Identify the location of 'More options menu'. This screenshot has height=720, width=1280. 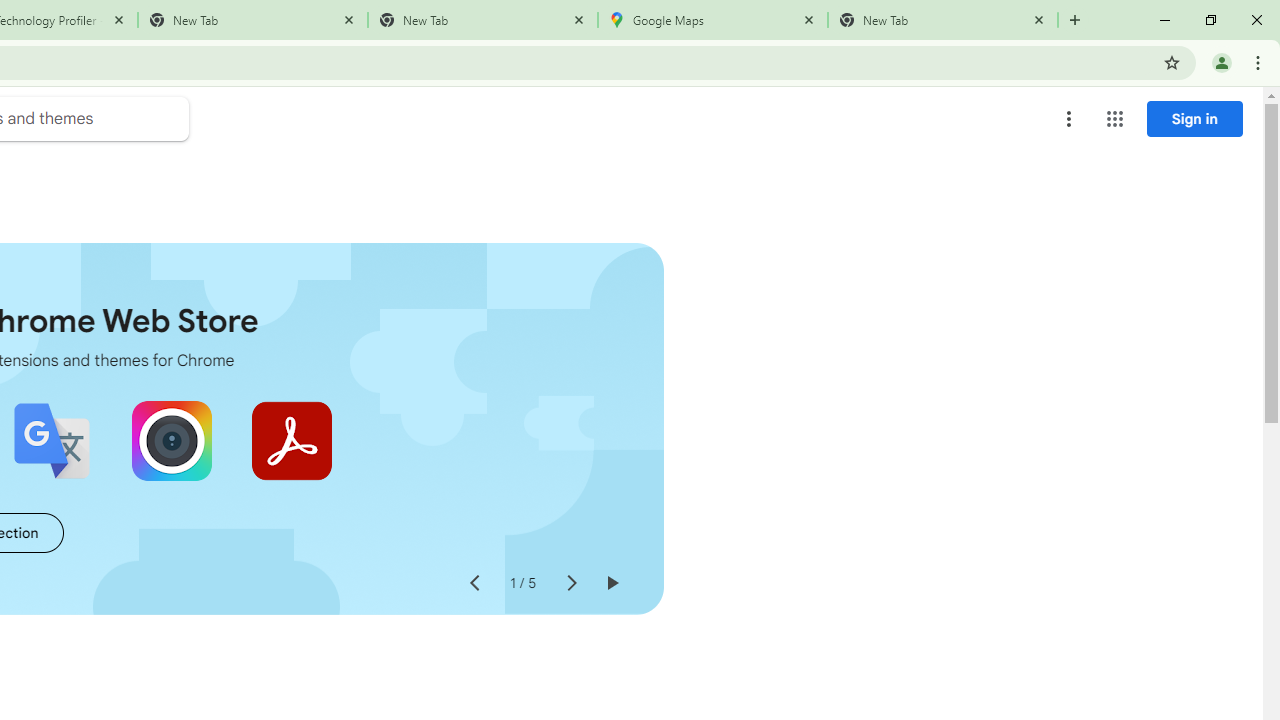
(1068, 119).